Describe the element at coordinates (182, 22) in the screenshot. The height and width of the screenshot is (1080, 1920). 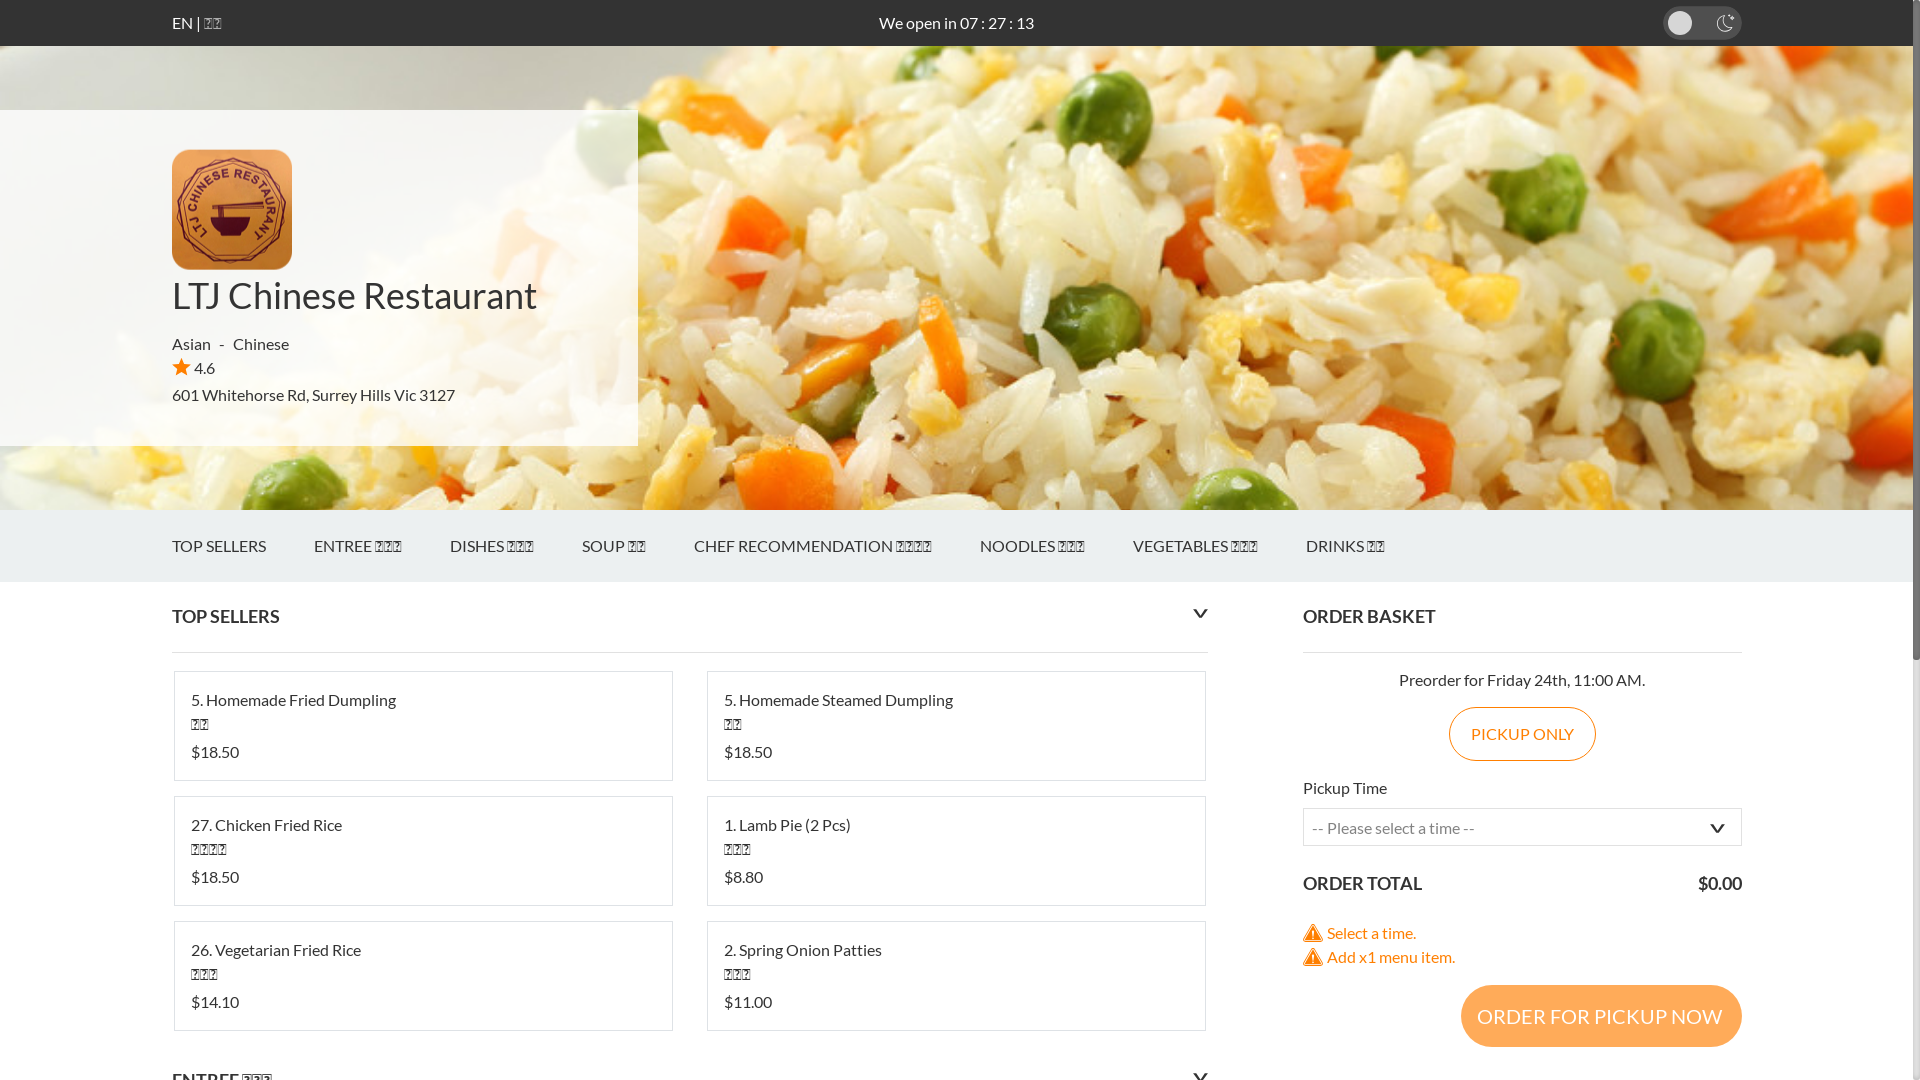
I see `'EN'` at that location.